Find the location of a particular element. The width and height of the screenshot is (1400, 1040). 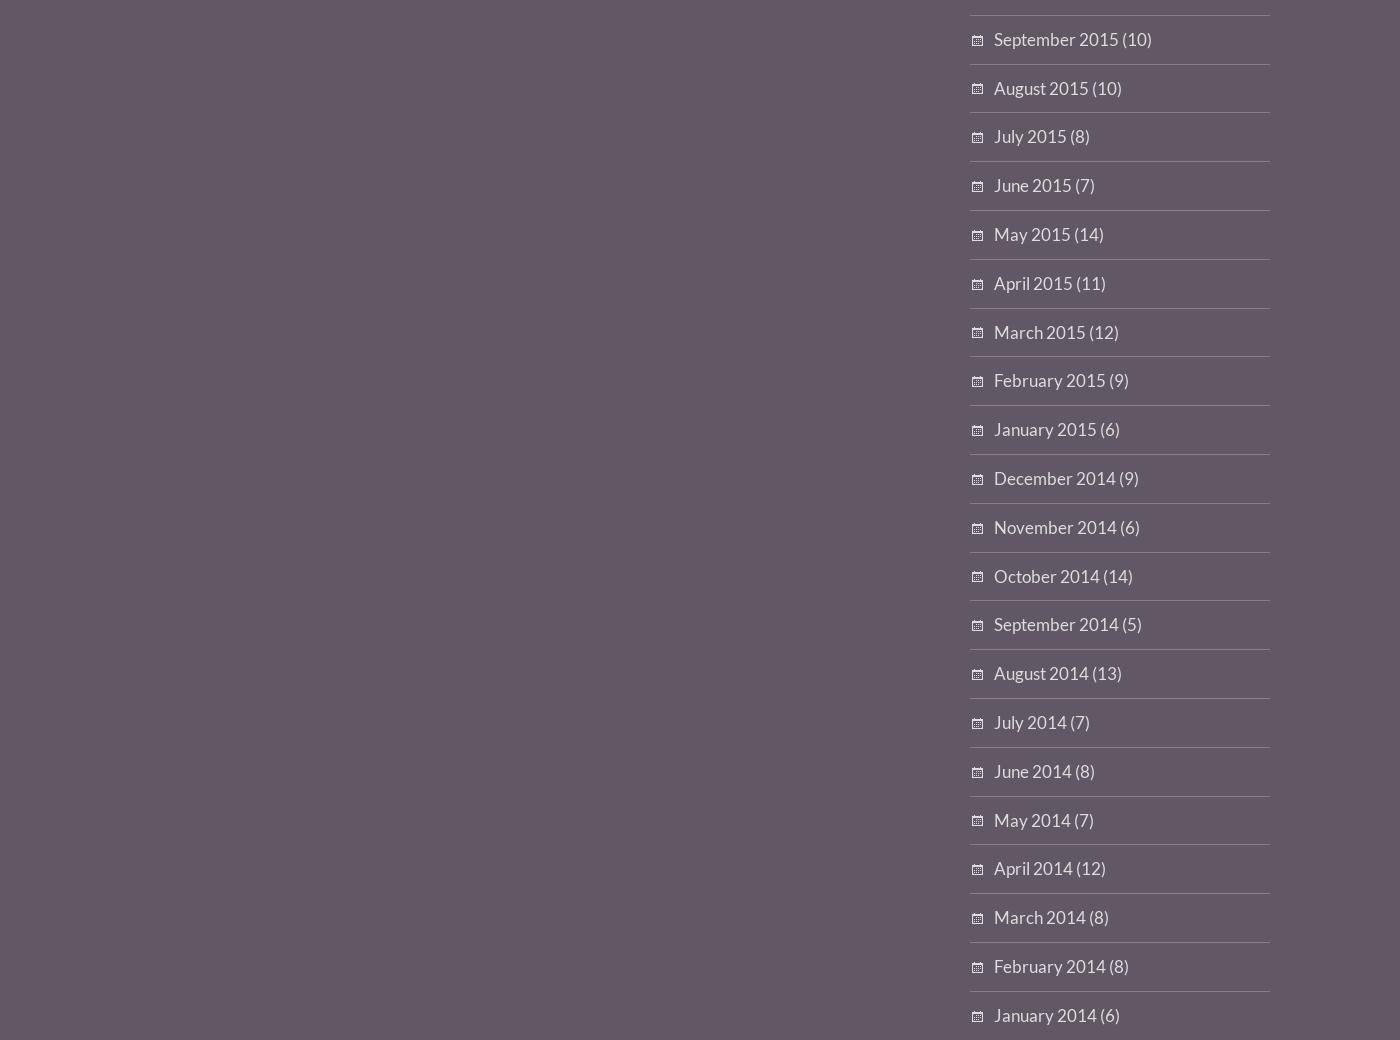

'October 2014' is located at coordinates (1047, 574).